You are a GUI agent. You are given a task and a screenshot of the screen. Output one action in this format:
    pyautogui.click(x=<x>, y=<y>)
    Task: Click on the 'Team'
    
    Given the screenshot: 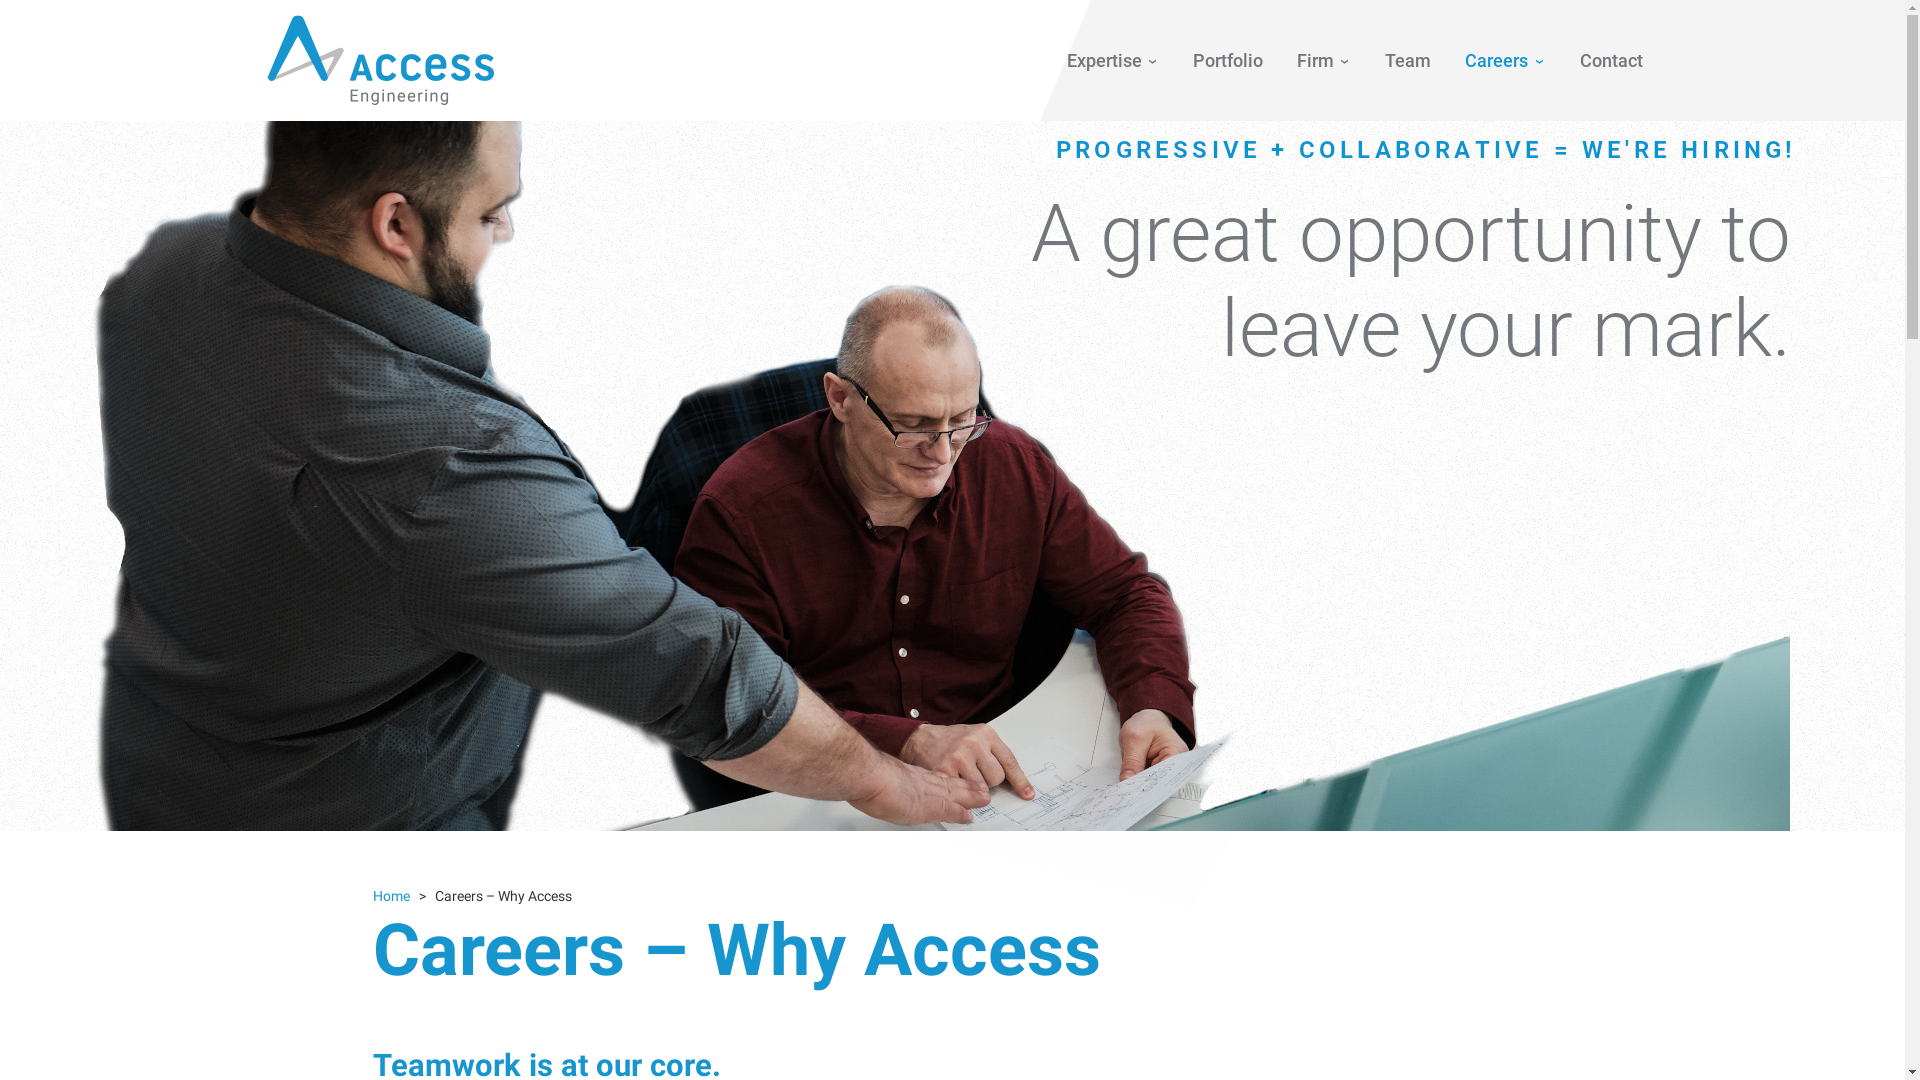 What is the action you would take?
    pyautogui.click(x=1406, y=59)
    